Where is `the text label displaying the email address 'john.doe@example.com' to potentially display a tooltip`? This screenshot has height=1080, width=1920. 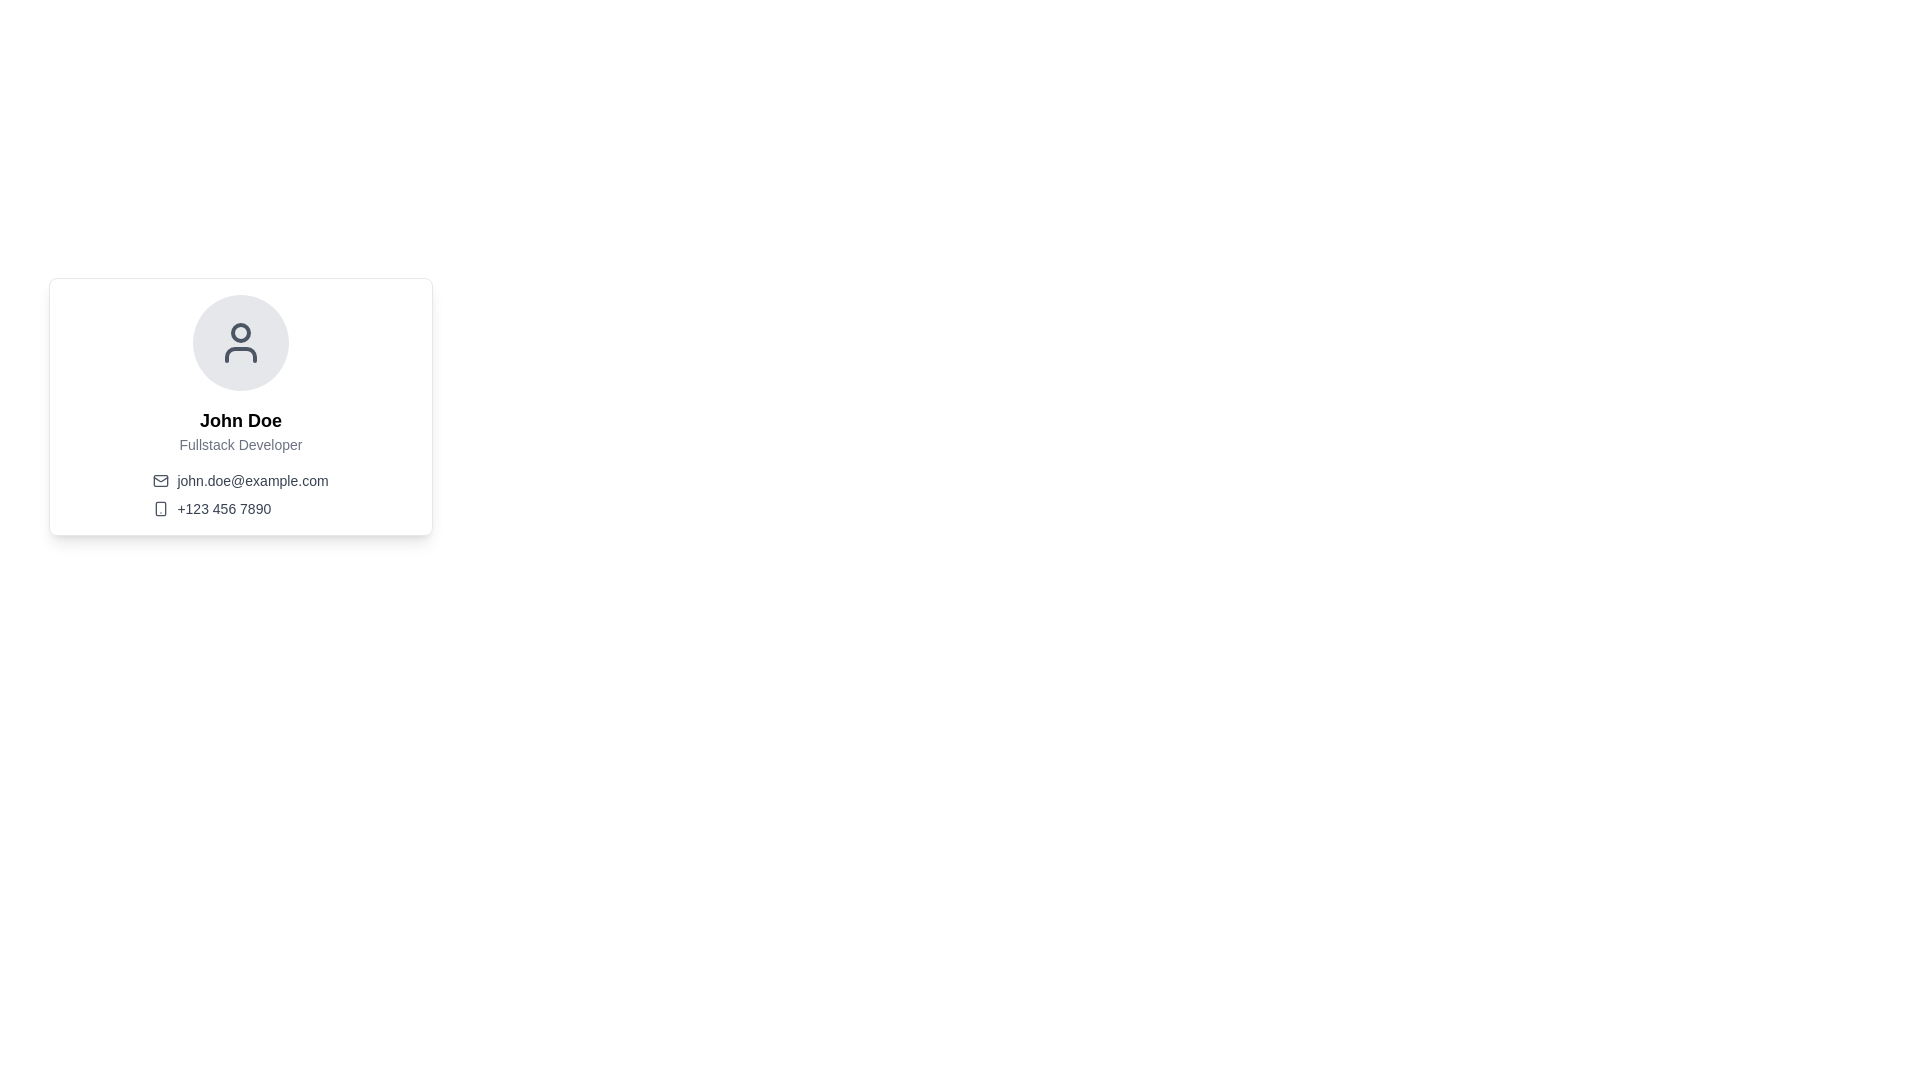
the text label displaying the email address 'john.doe@example.com' to potentially display a tooltip is located at coordinates (252, 481).